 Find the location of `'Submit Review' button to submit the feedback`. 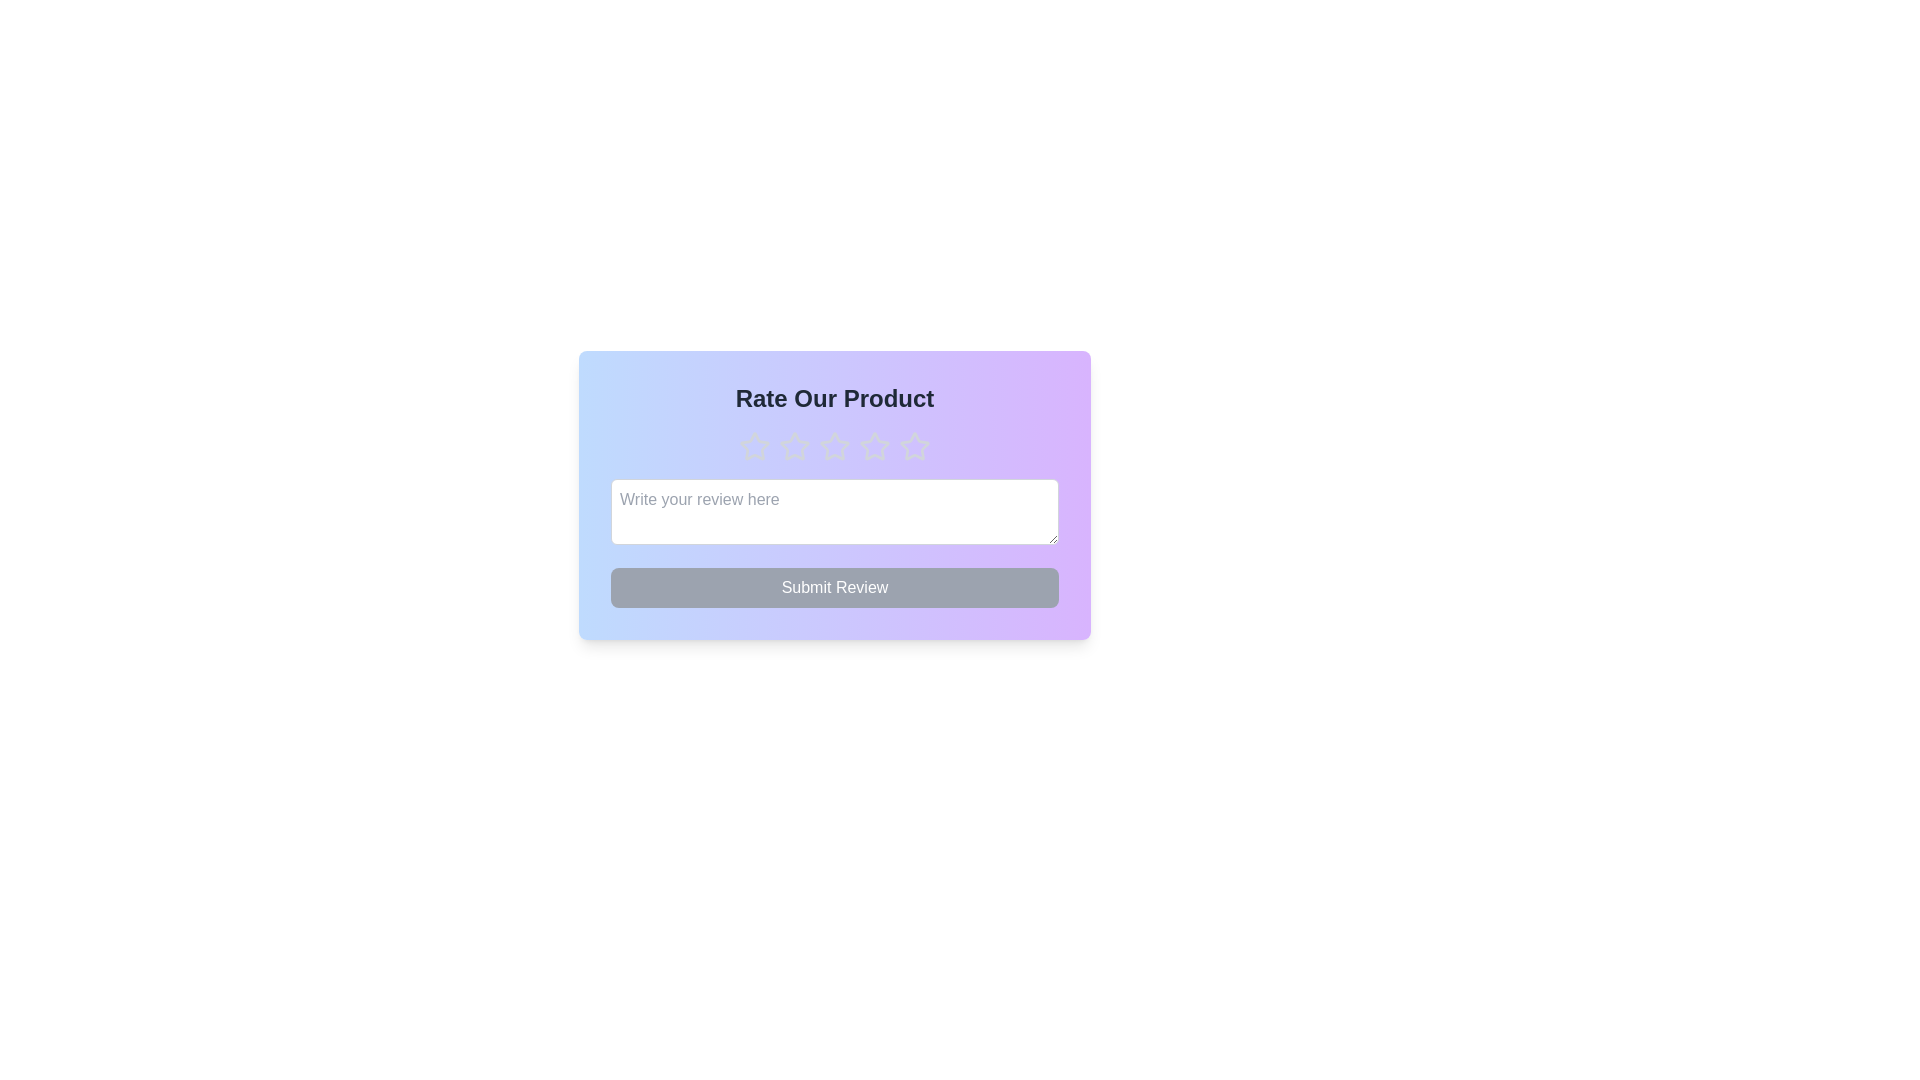

'Submit Review' button to submit the feedback is located at coordinates (835, 586).